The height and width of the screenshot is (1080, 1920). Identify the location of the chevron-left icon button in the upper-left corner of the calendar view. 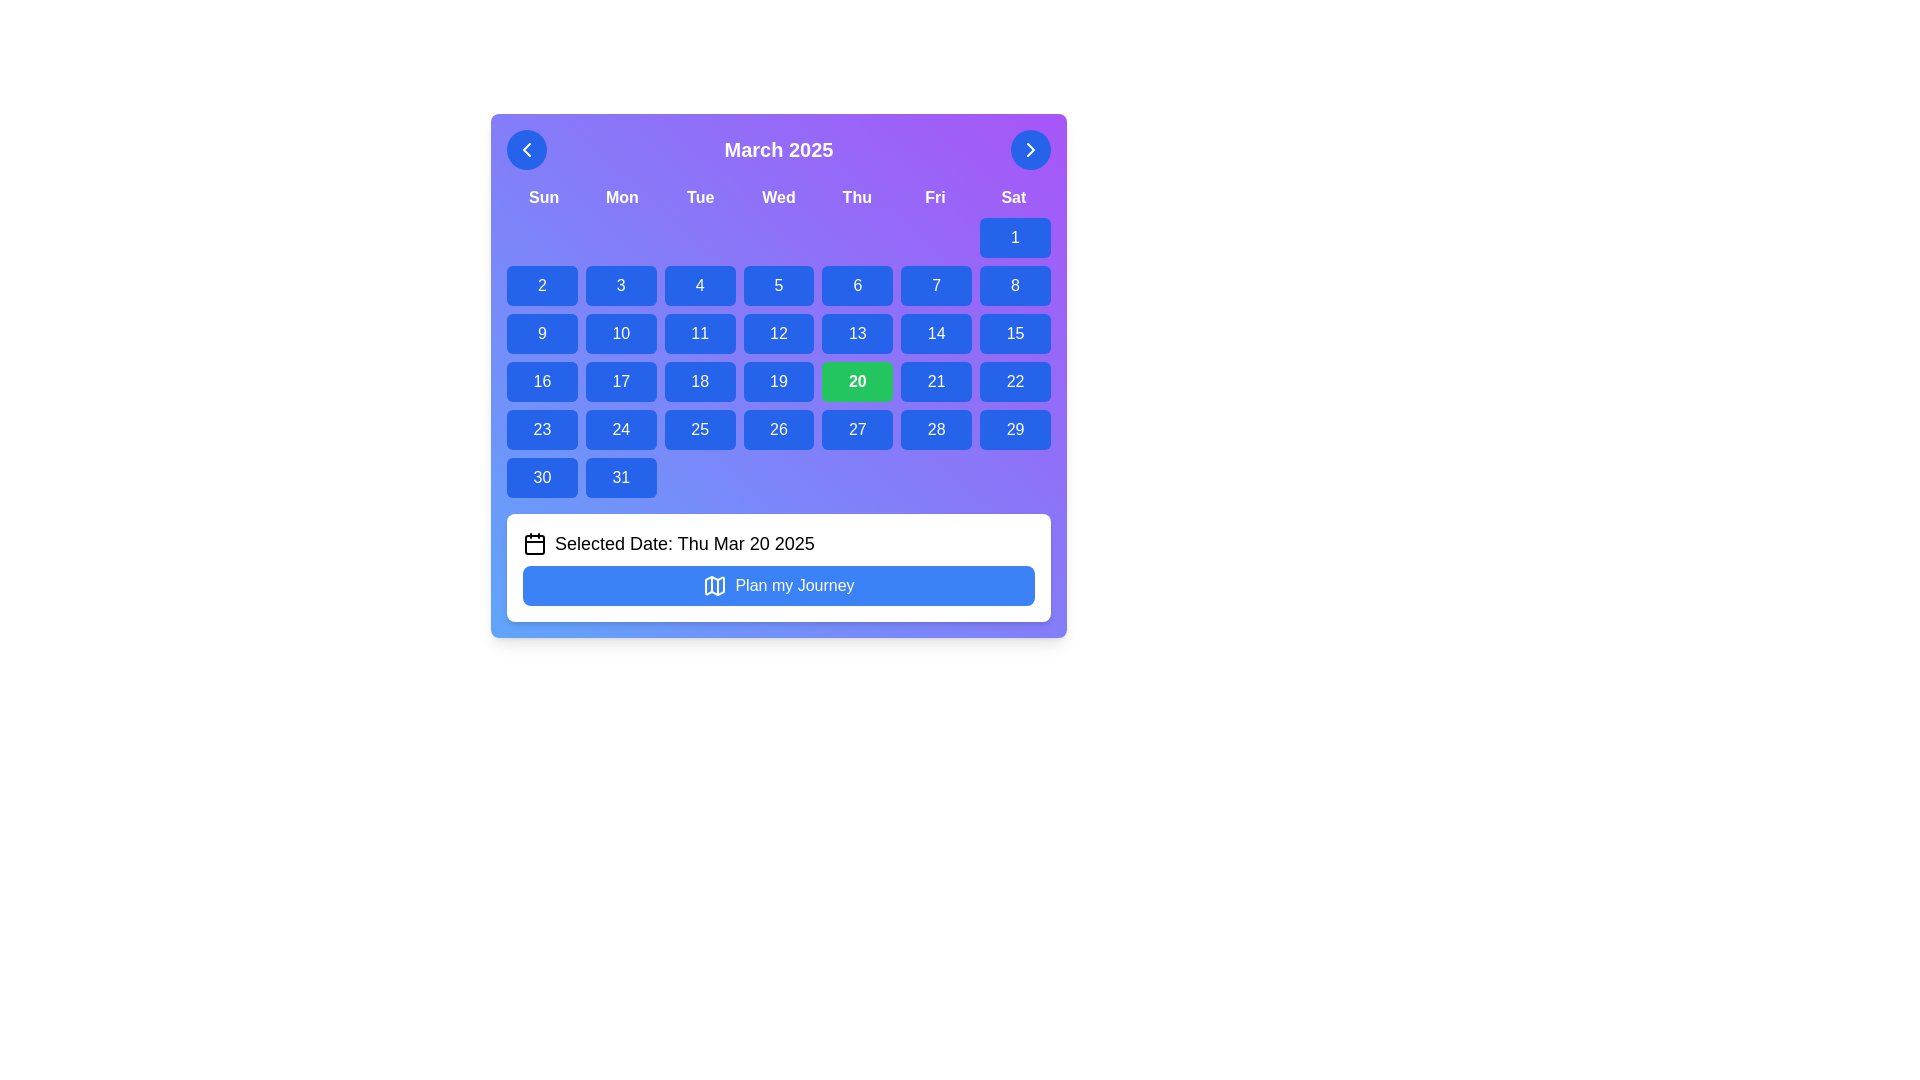
(527, 149).